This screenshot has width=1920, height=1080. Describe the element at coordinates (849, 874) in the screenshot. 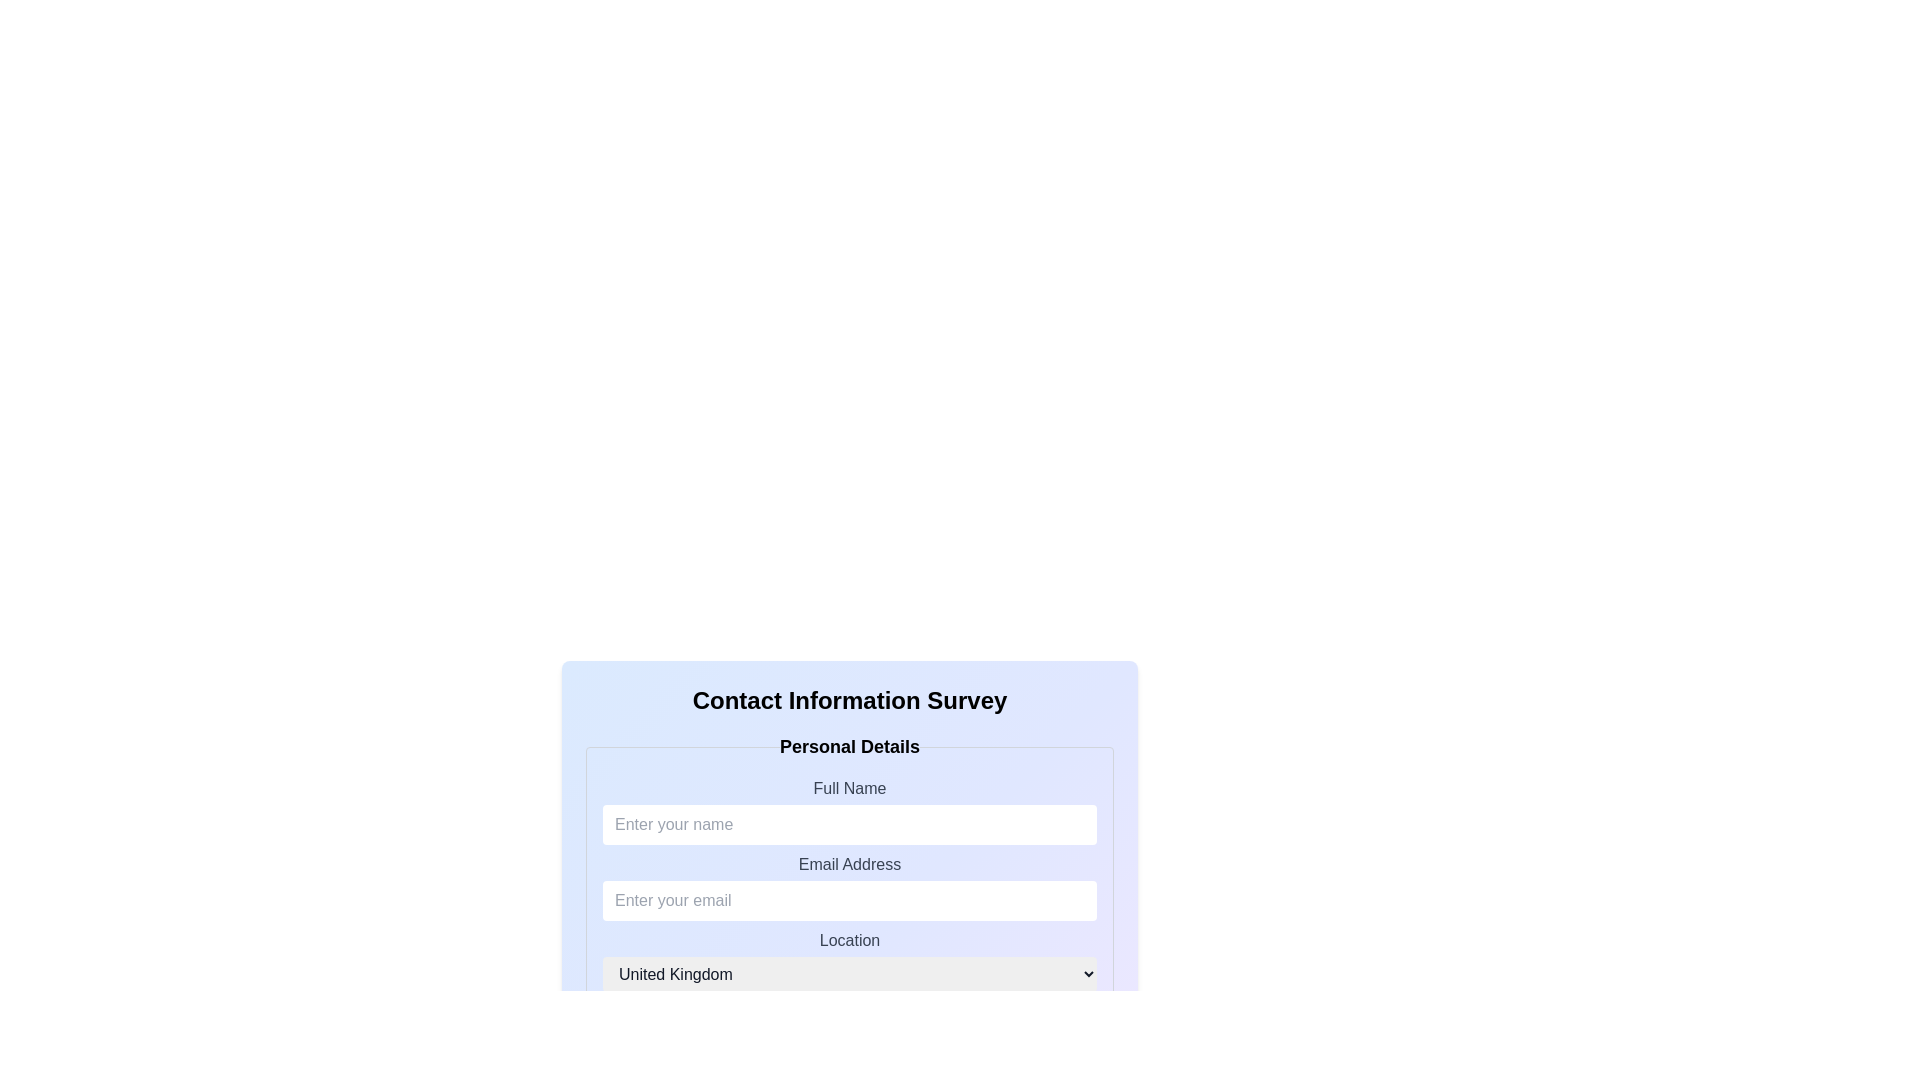

I see `a location from the dropdown menu in the 'Personal Details' section, which contains input fields for 'Full Name' and 'Email Address'` at that location.